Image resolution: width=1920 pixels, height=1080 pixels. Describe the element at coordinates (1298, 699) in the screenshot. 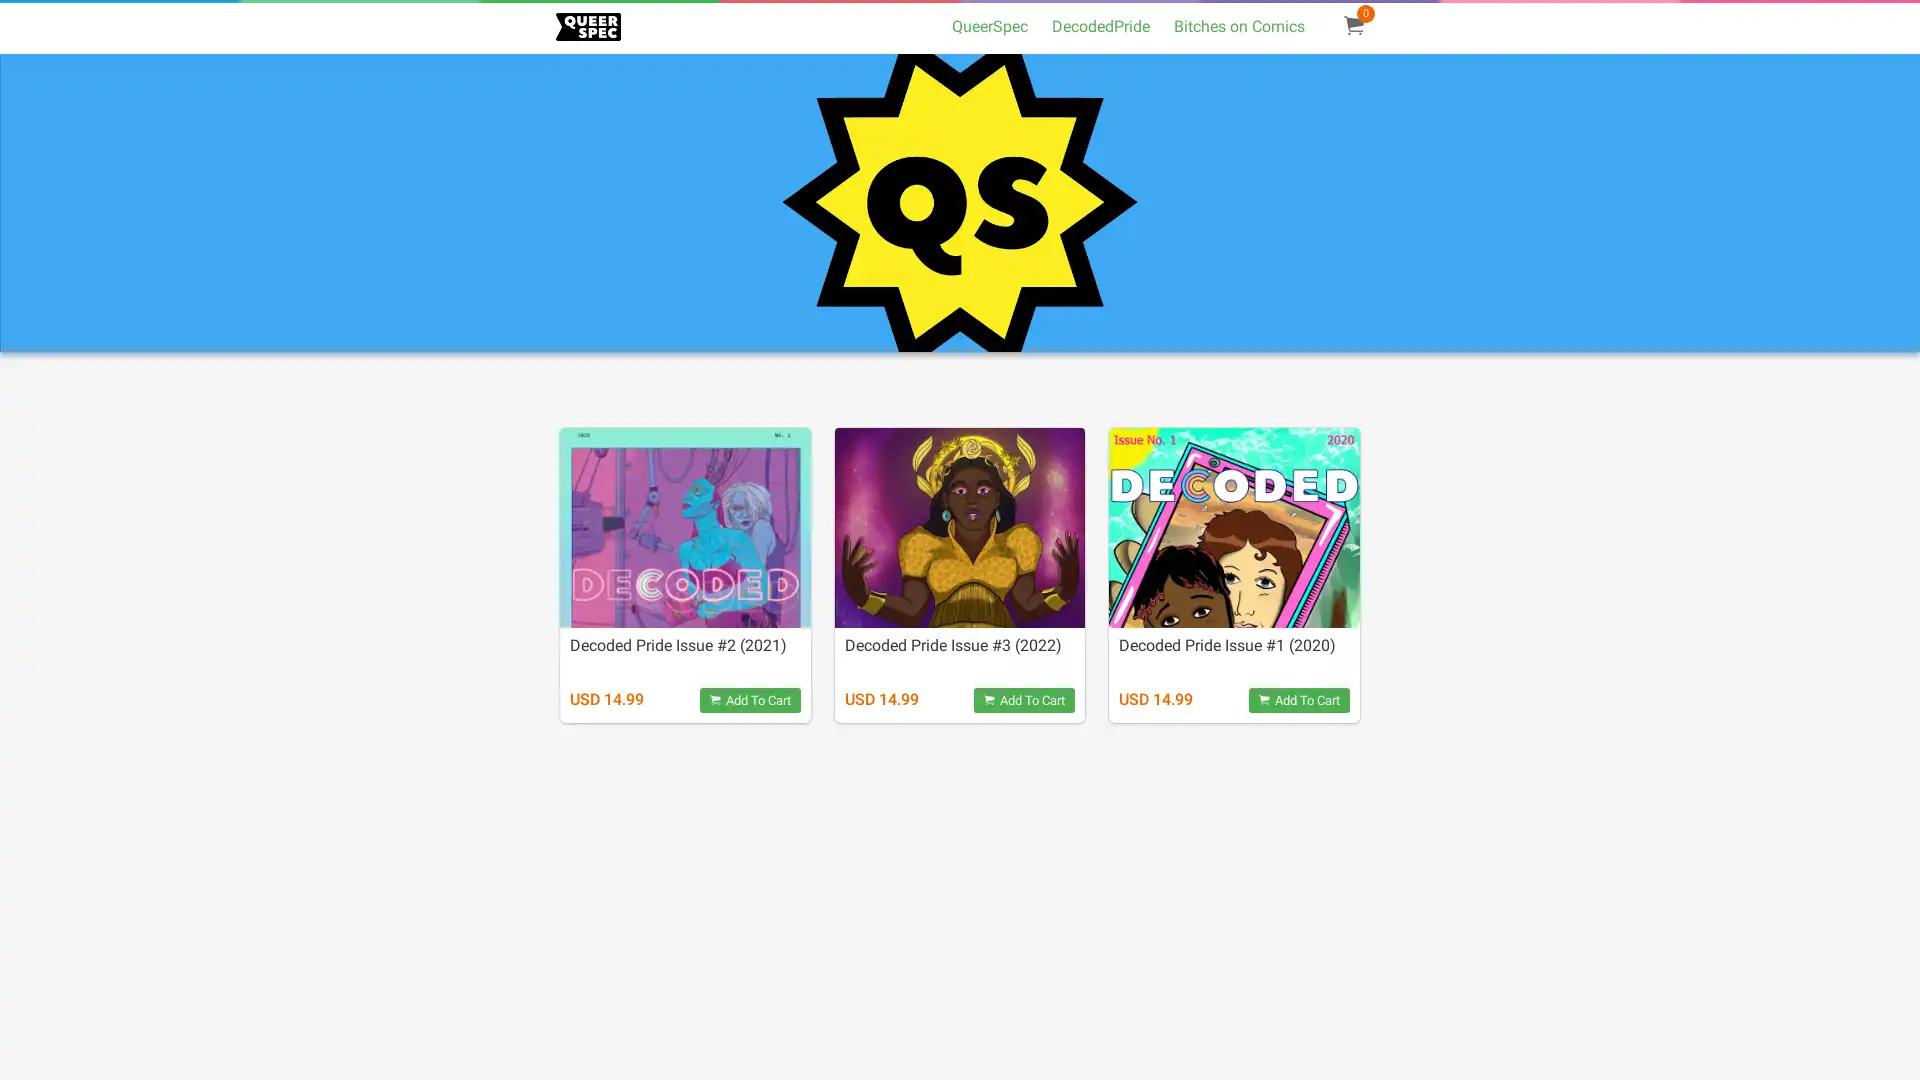

I see `Add To Cart` at that location.